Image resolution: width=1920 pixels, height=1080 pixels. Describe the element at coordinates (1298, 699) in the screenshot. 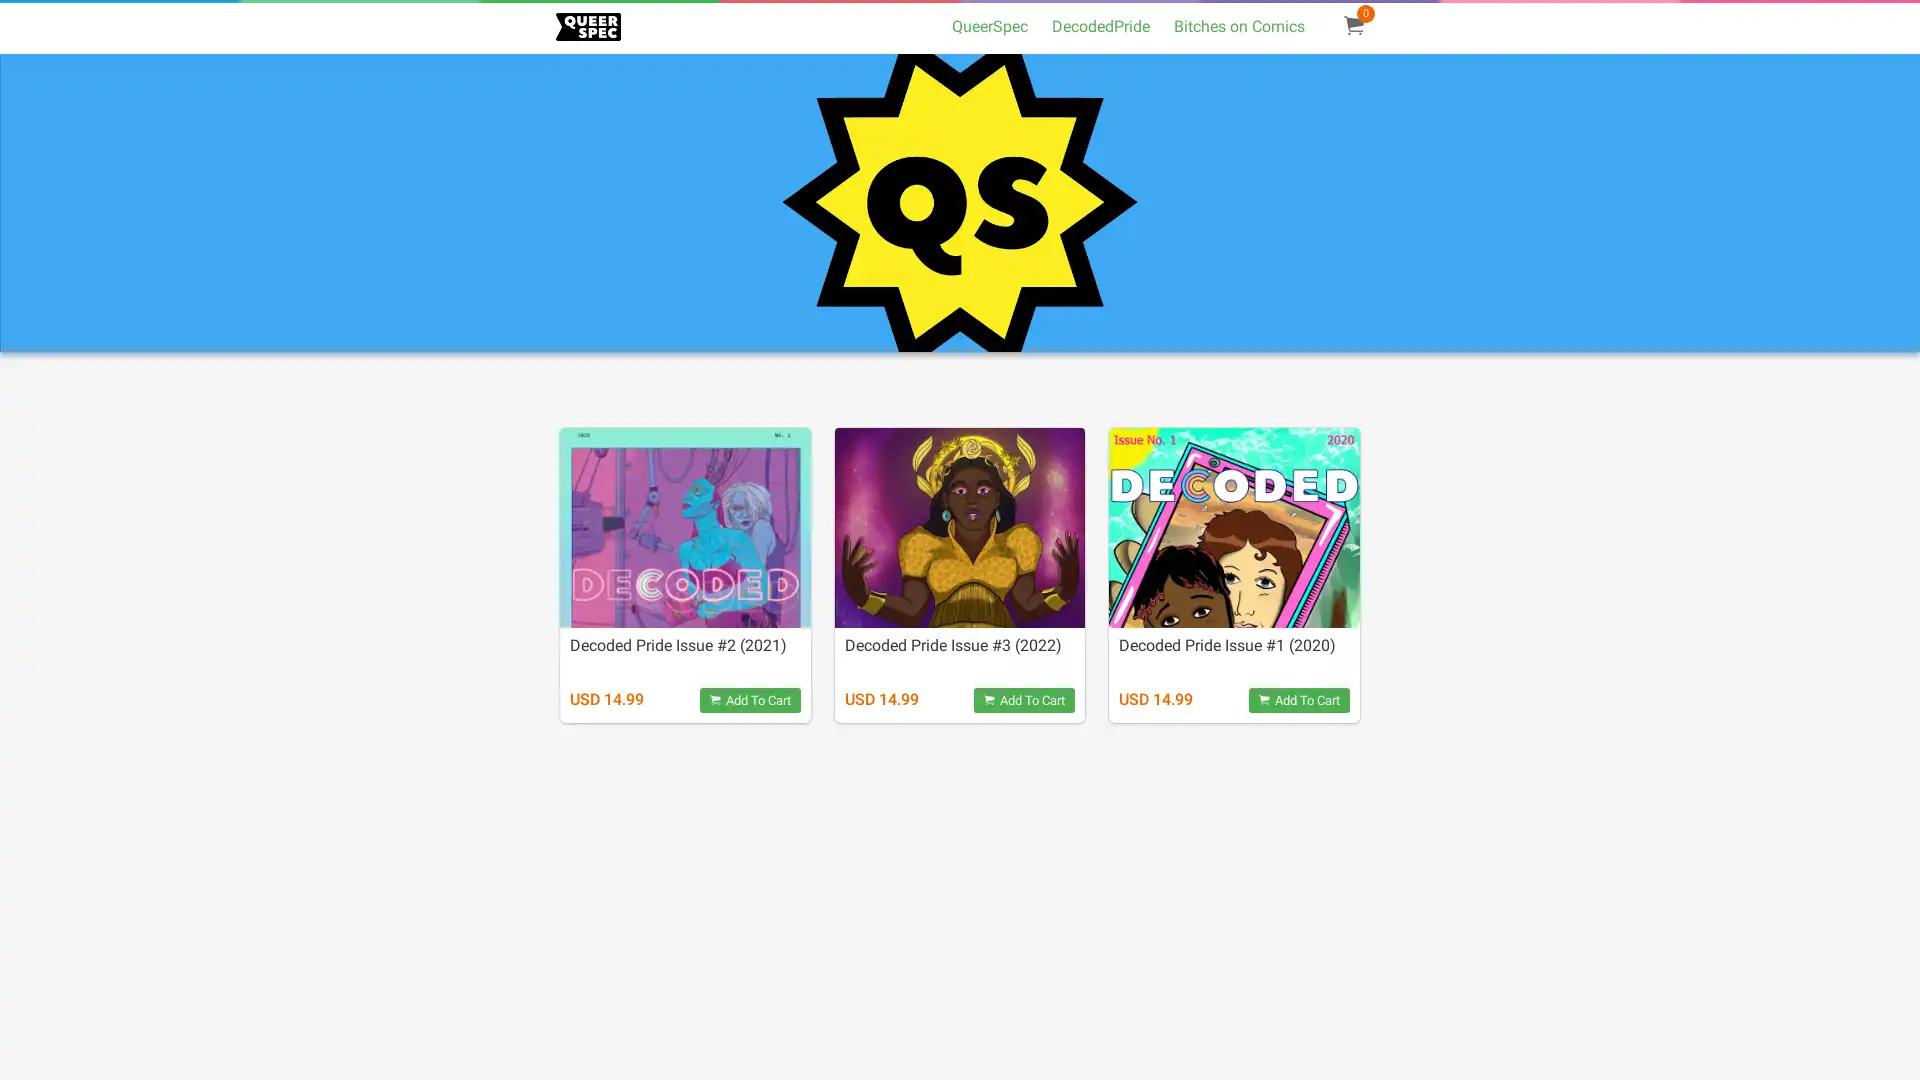

I see `Add To Cart` at that location.